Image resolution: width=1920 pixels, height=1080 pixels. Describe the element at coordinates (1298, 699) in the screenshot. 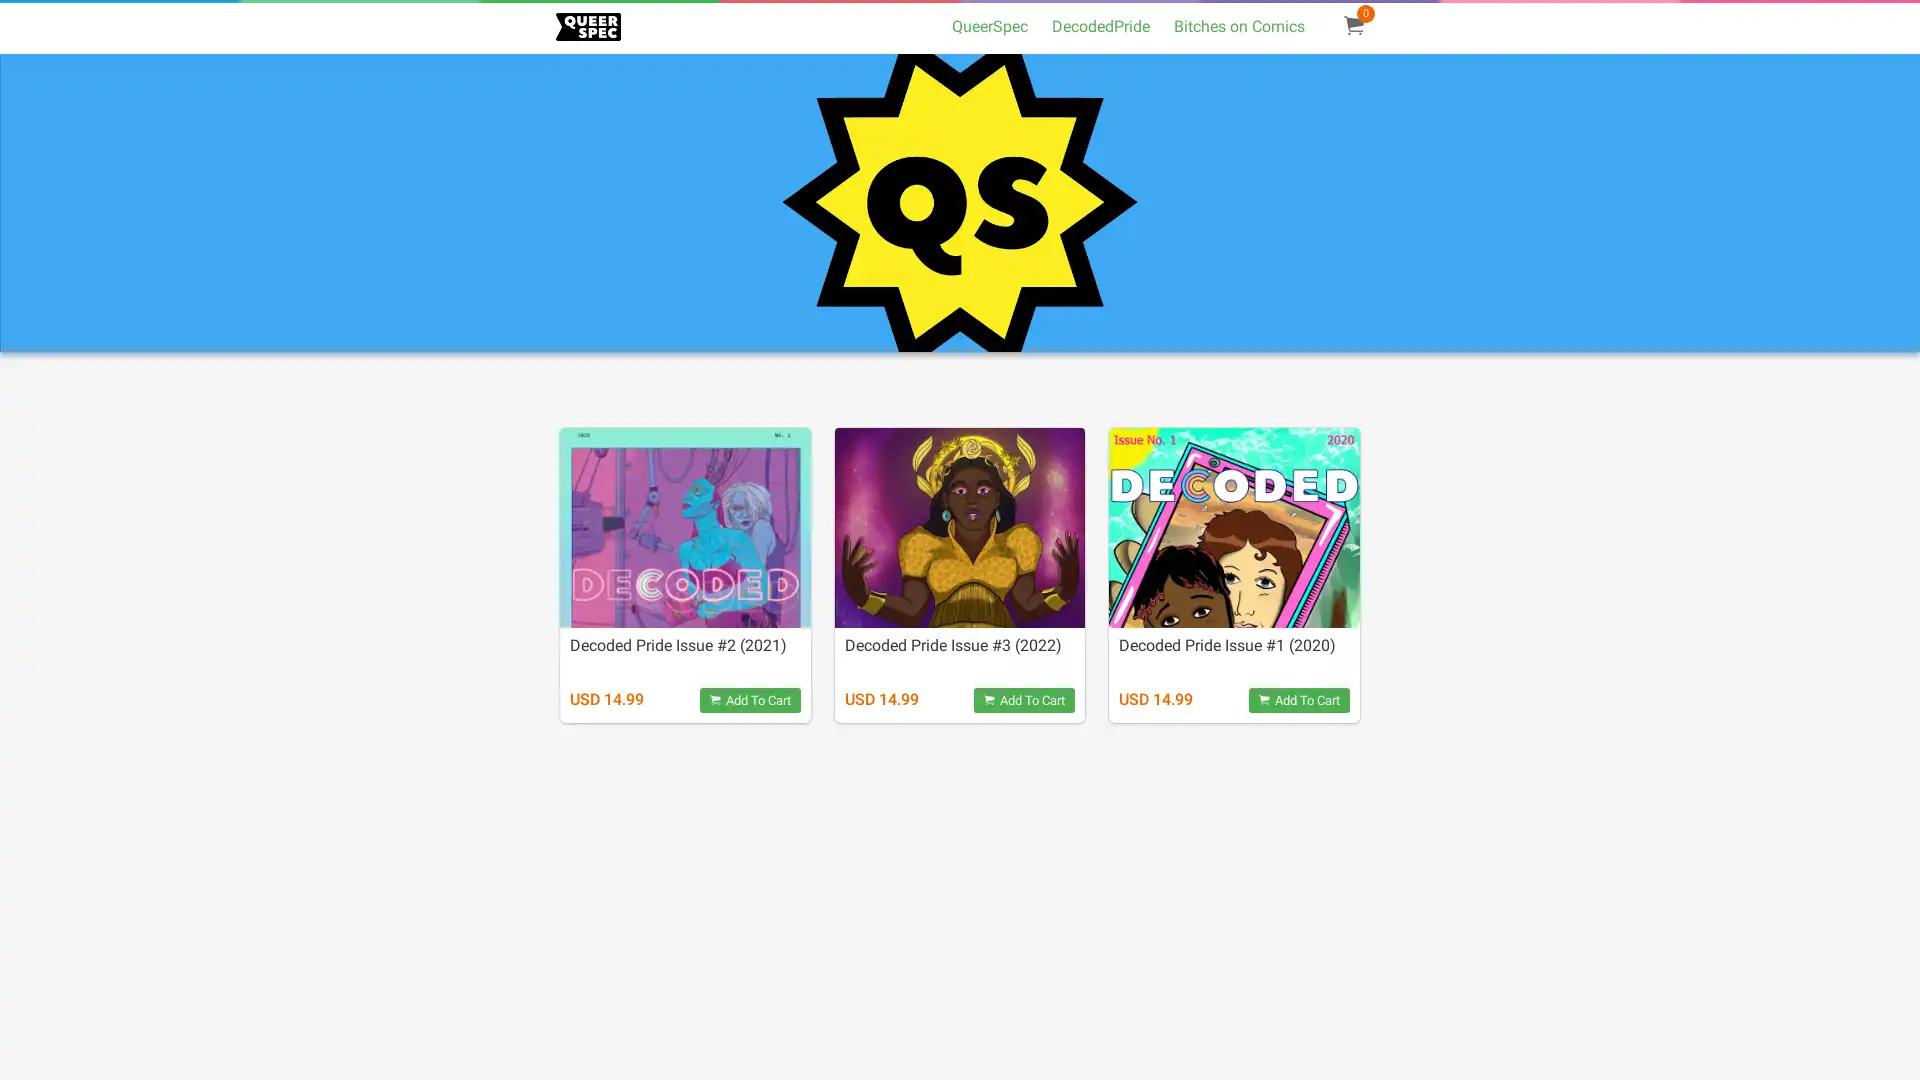

I see `Add To Cart` at that location.